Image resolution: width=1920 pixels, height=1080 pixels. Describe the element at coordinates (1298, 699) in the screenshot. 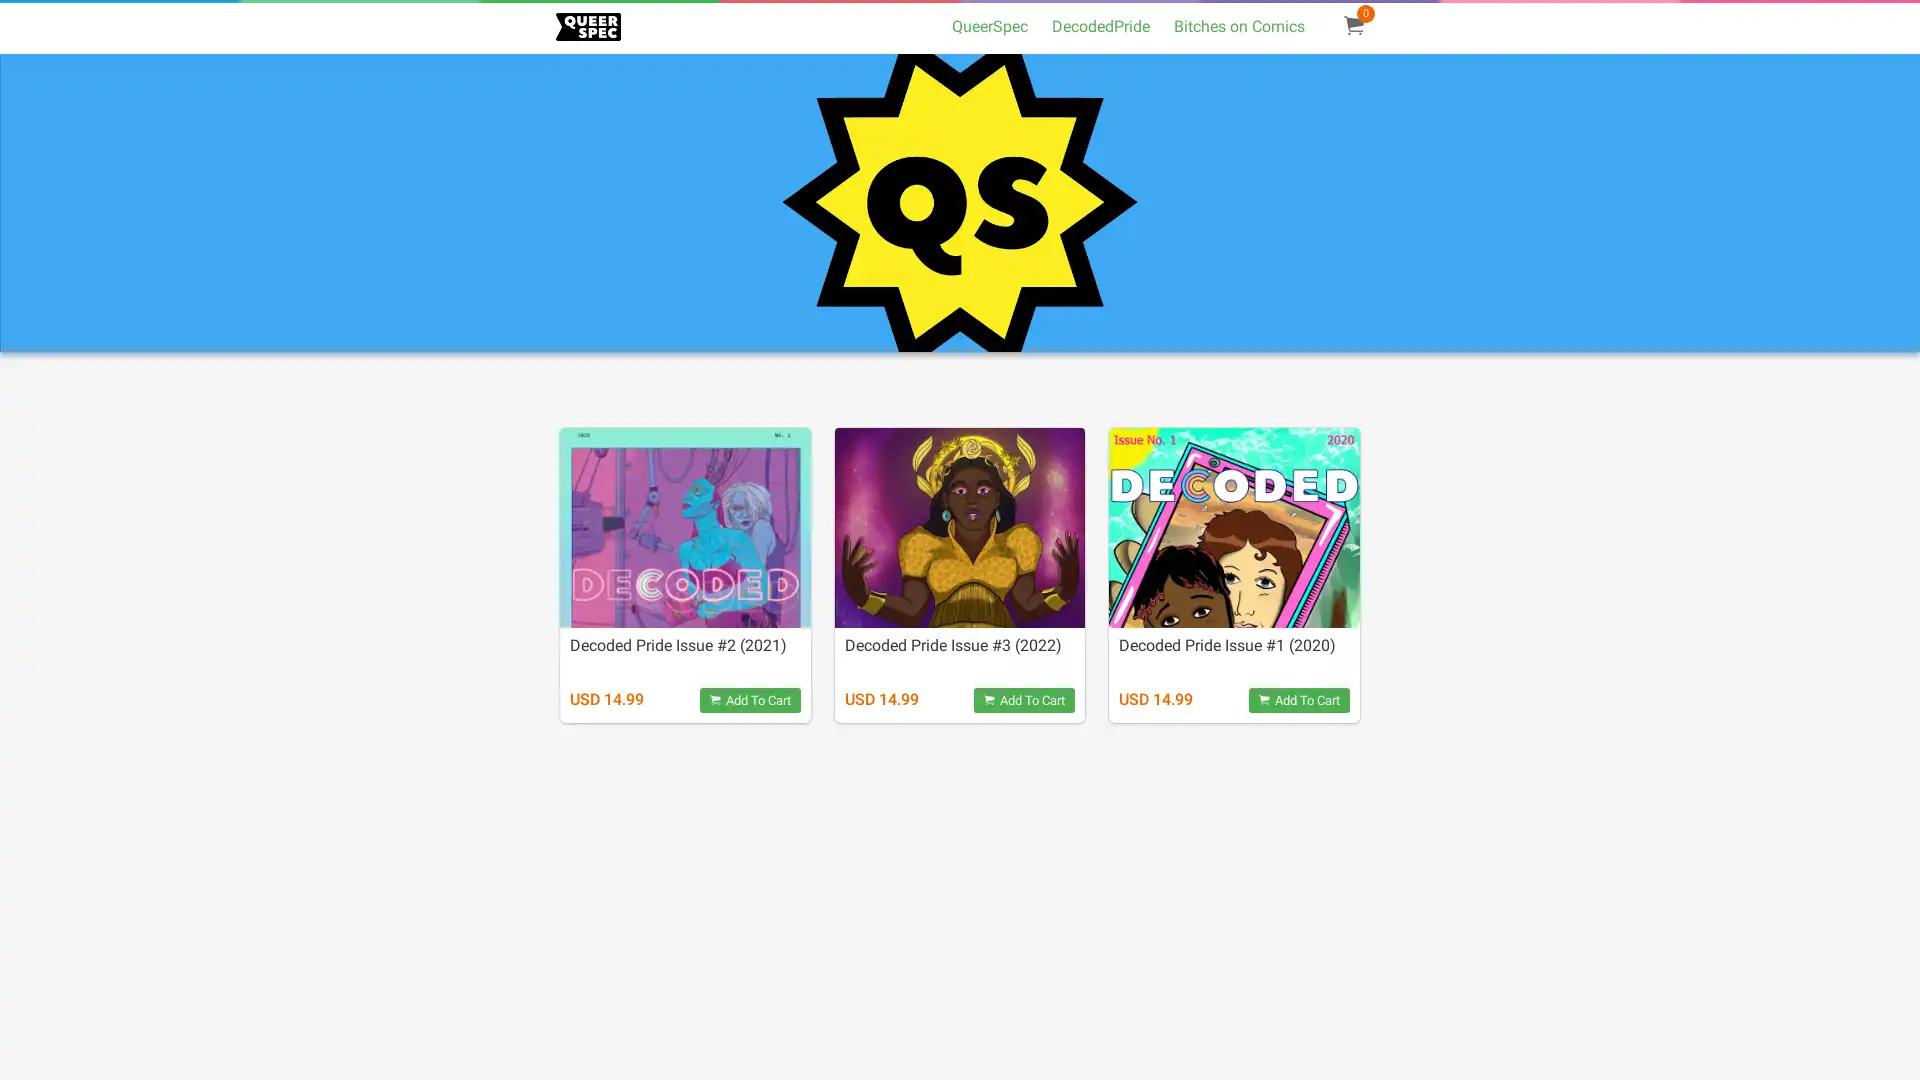

I see `Add To Cart` at that location.